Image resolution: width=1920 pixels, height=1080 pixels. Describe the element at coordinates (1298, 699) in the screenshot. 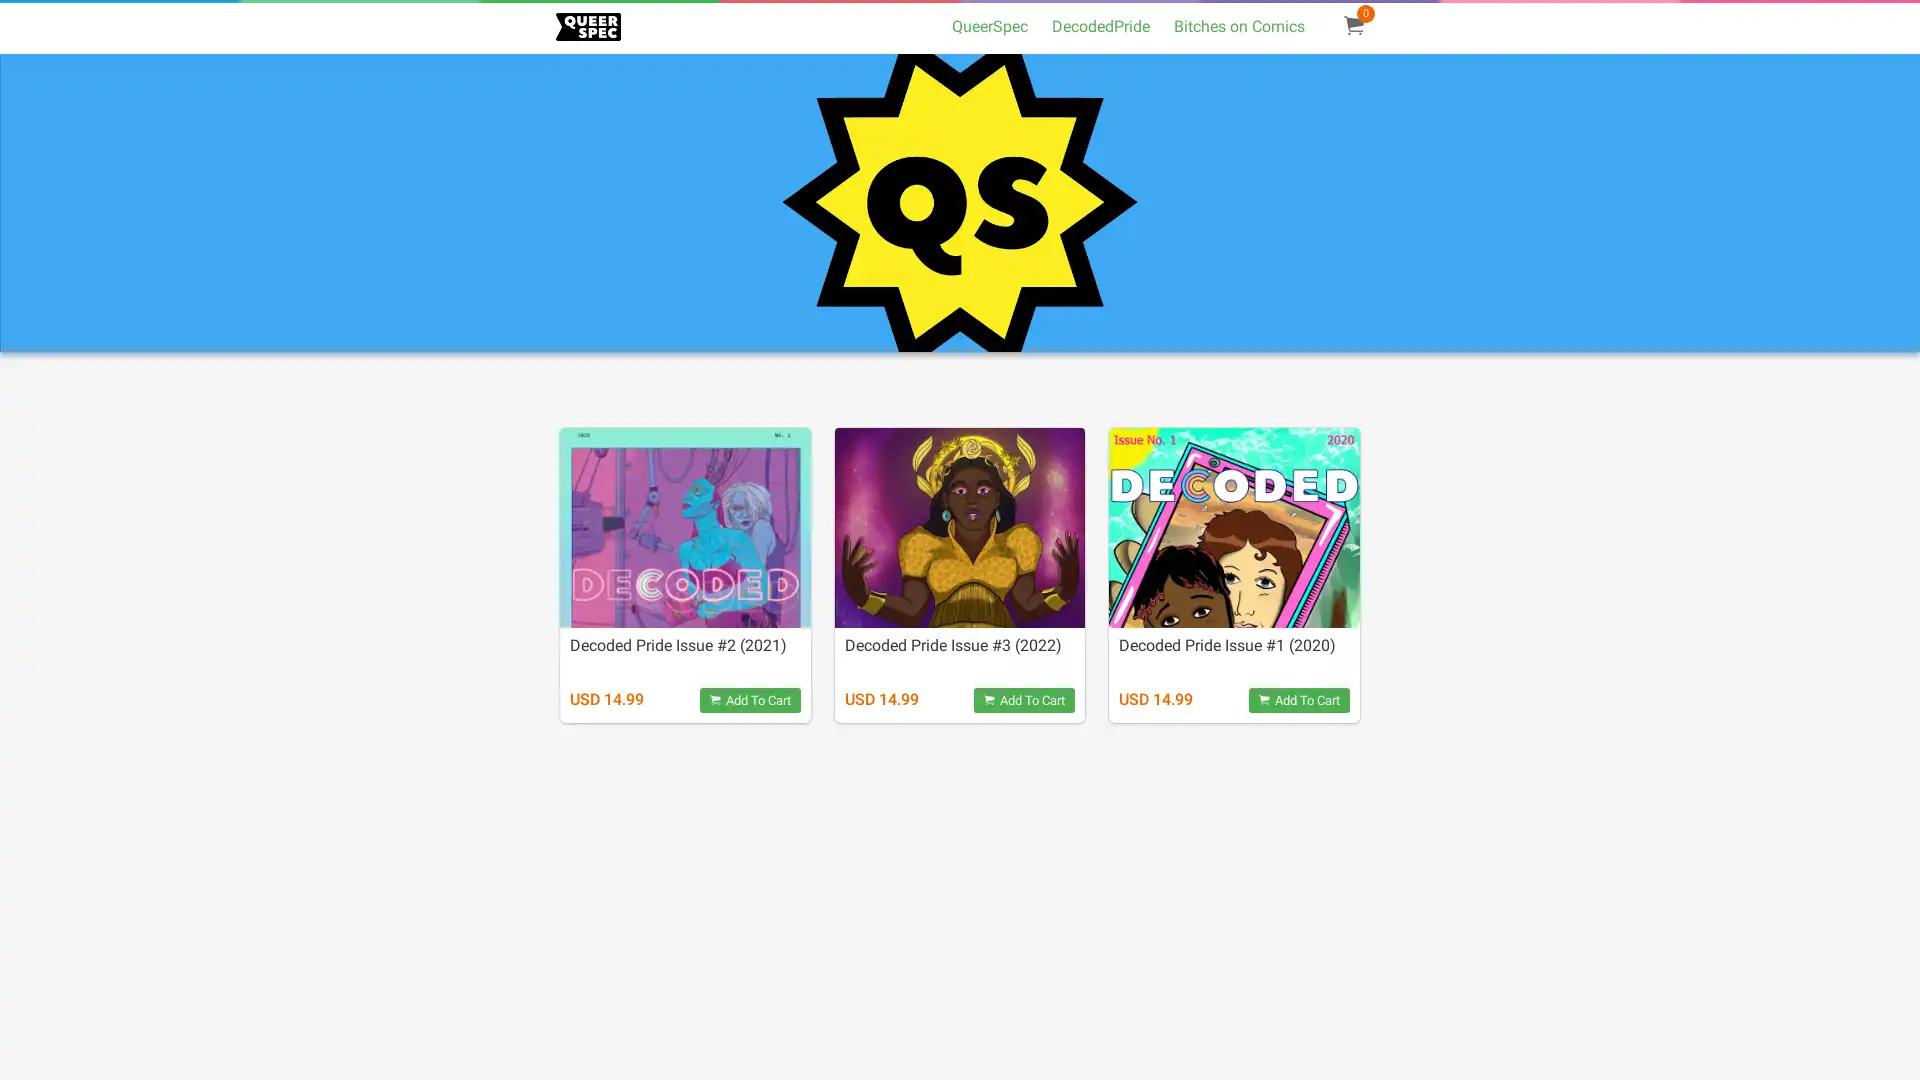

I see `Add To Cart` at that location.